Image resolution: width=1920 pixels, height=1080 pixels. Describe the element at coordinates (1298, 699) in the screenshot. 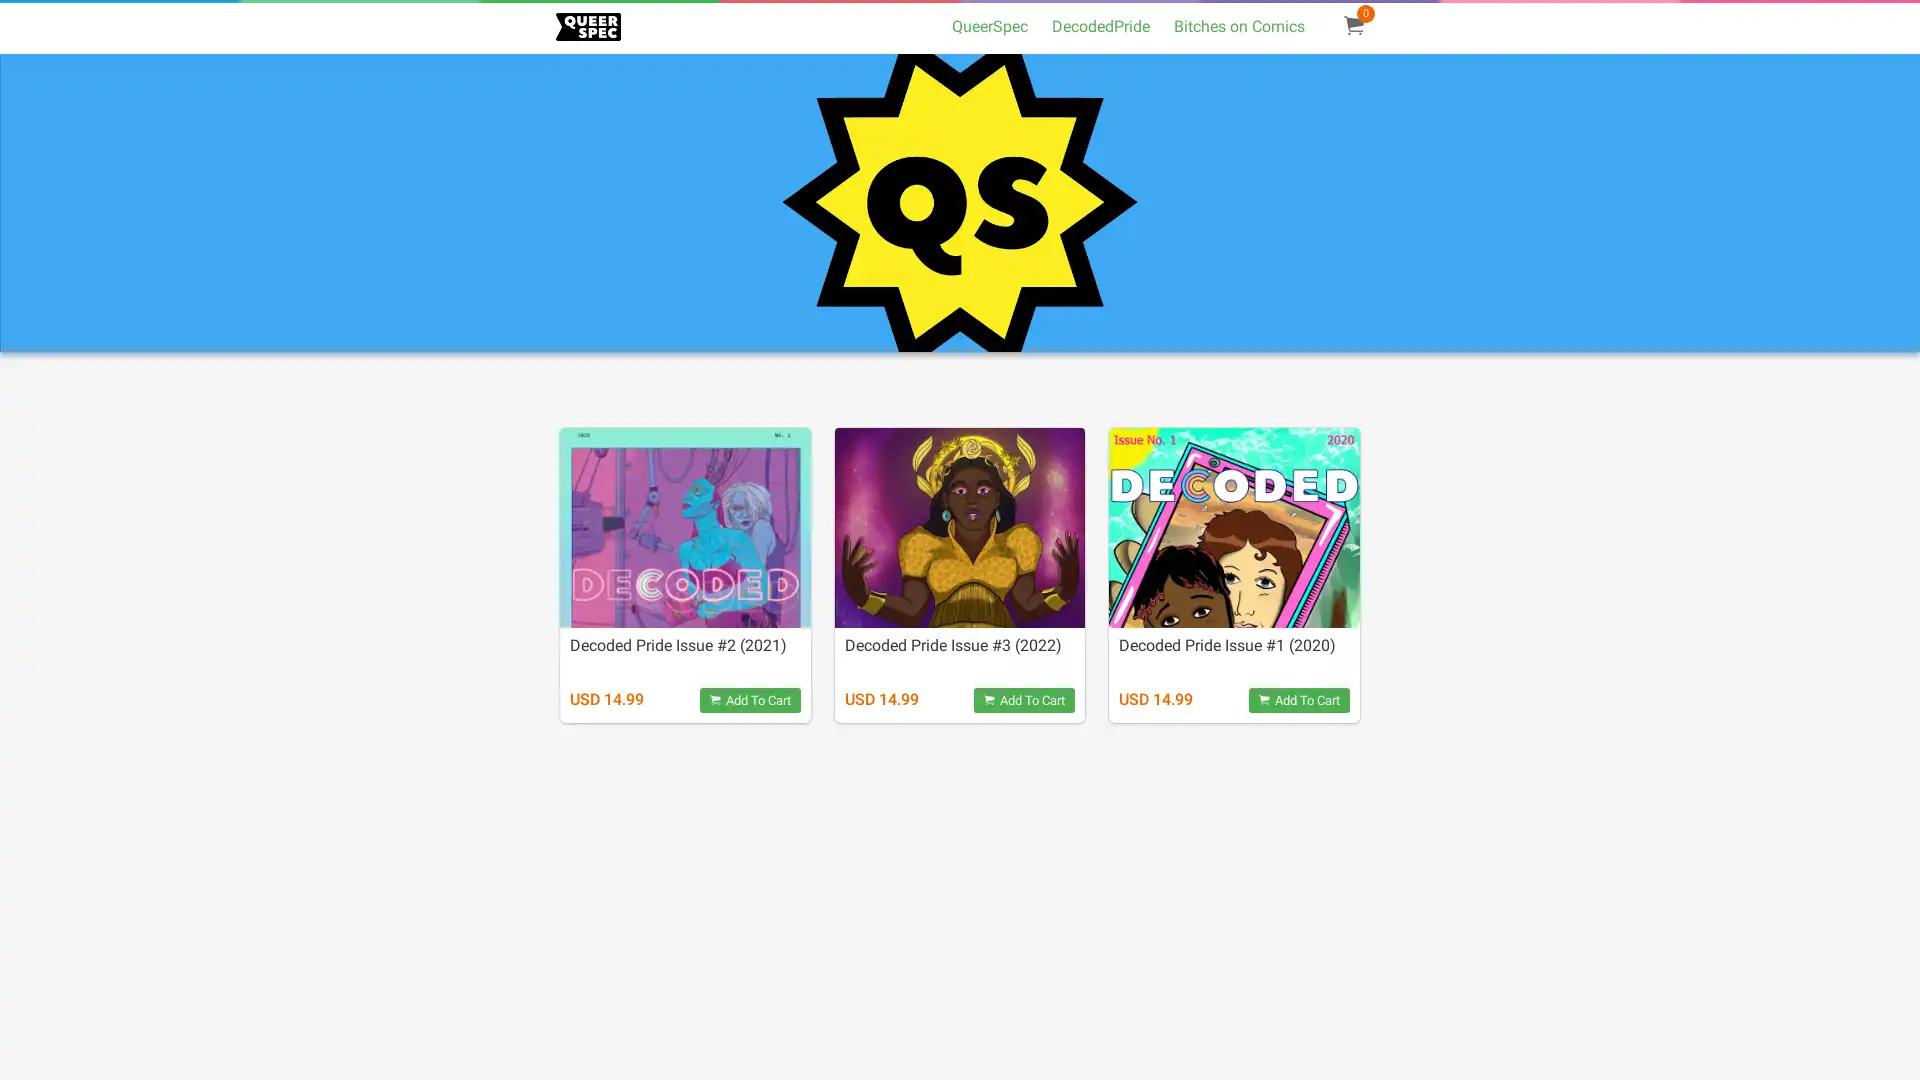

I see `Add To Cart` at that location.